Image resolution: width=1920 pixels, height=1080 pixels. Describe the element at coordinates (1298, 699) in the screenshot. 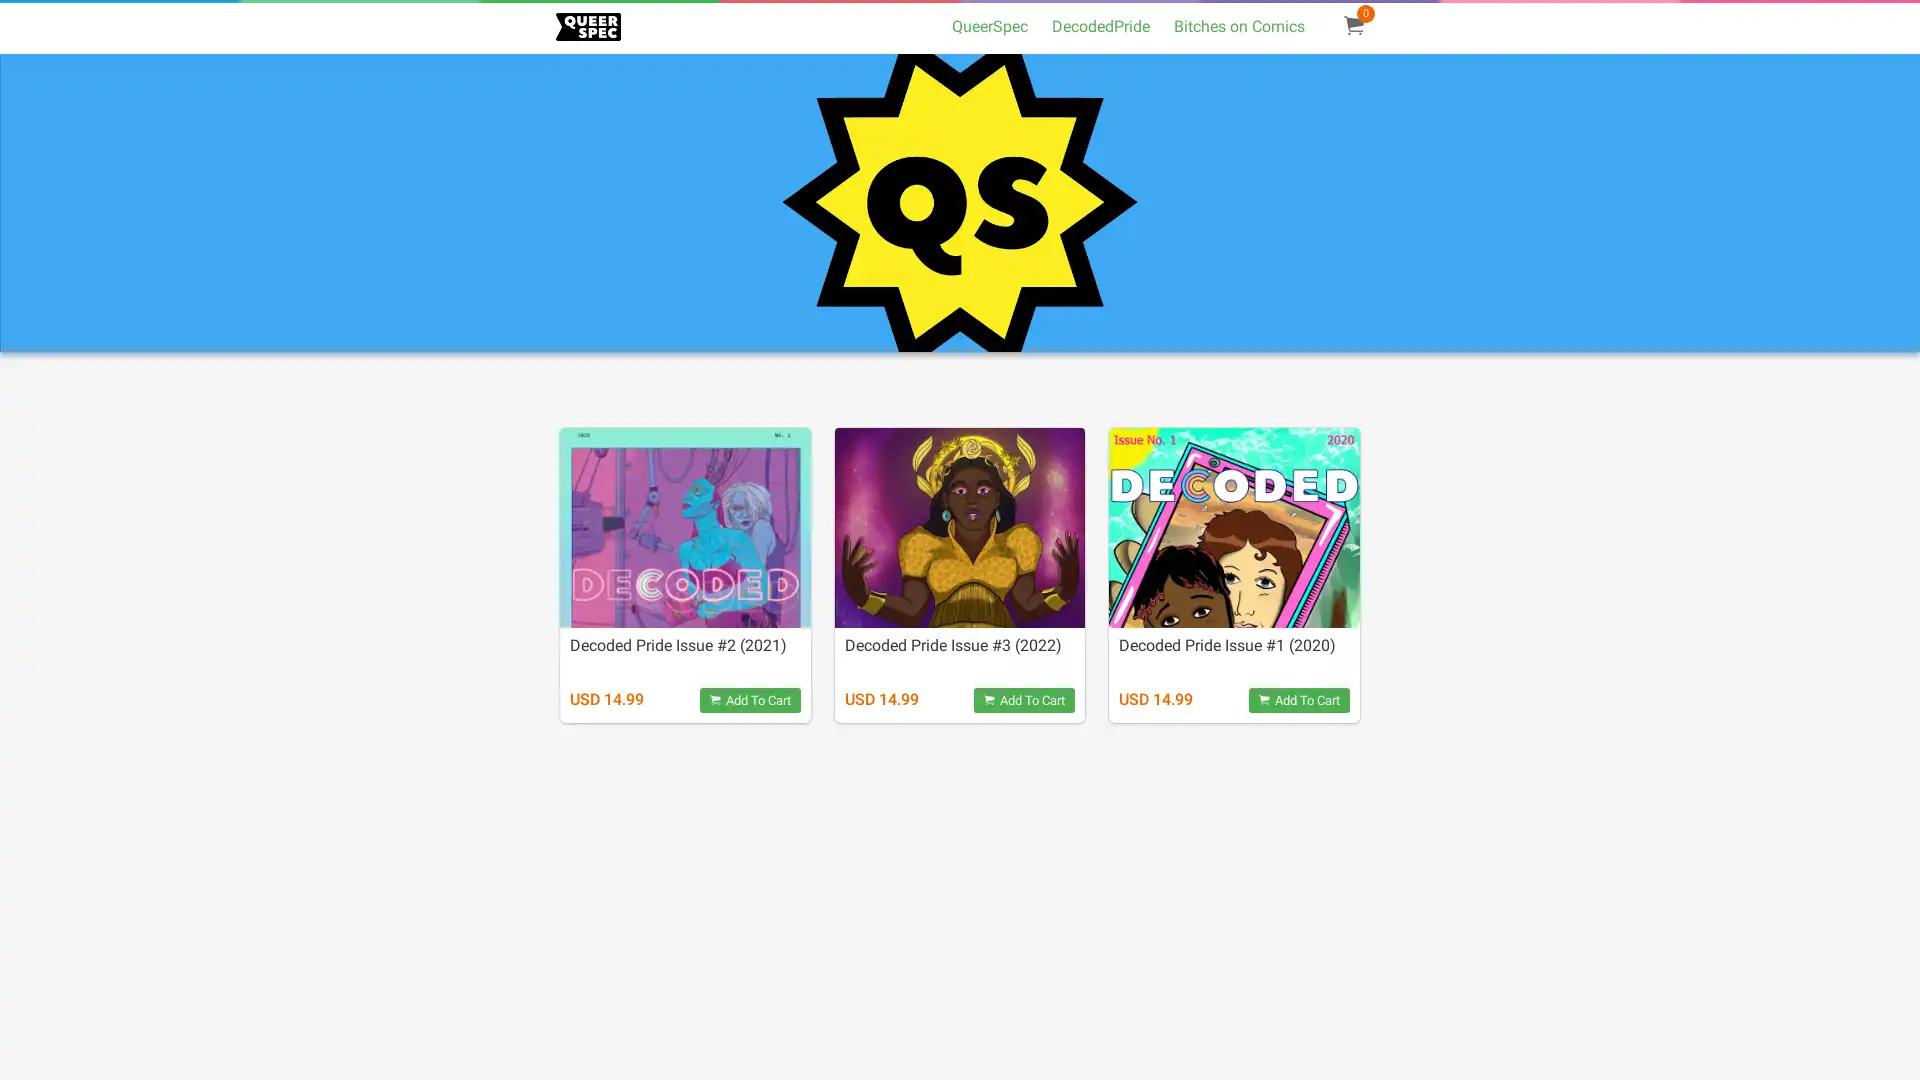

I see `Add To Cart` at that location.